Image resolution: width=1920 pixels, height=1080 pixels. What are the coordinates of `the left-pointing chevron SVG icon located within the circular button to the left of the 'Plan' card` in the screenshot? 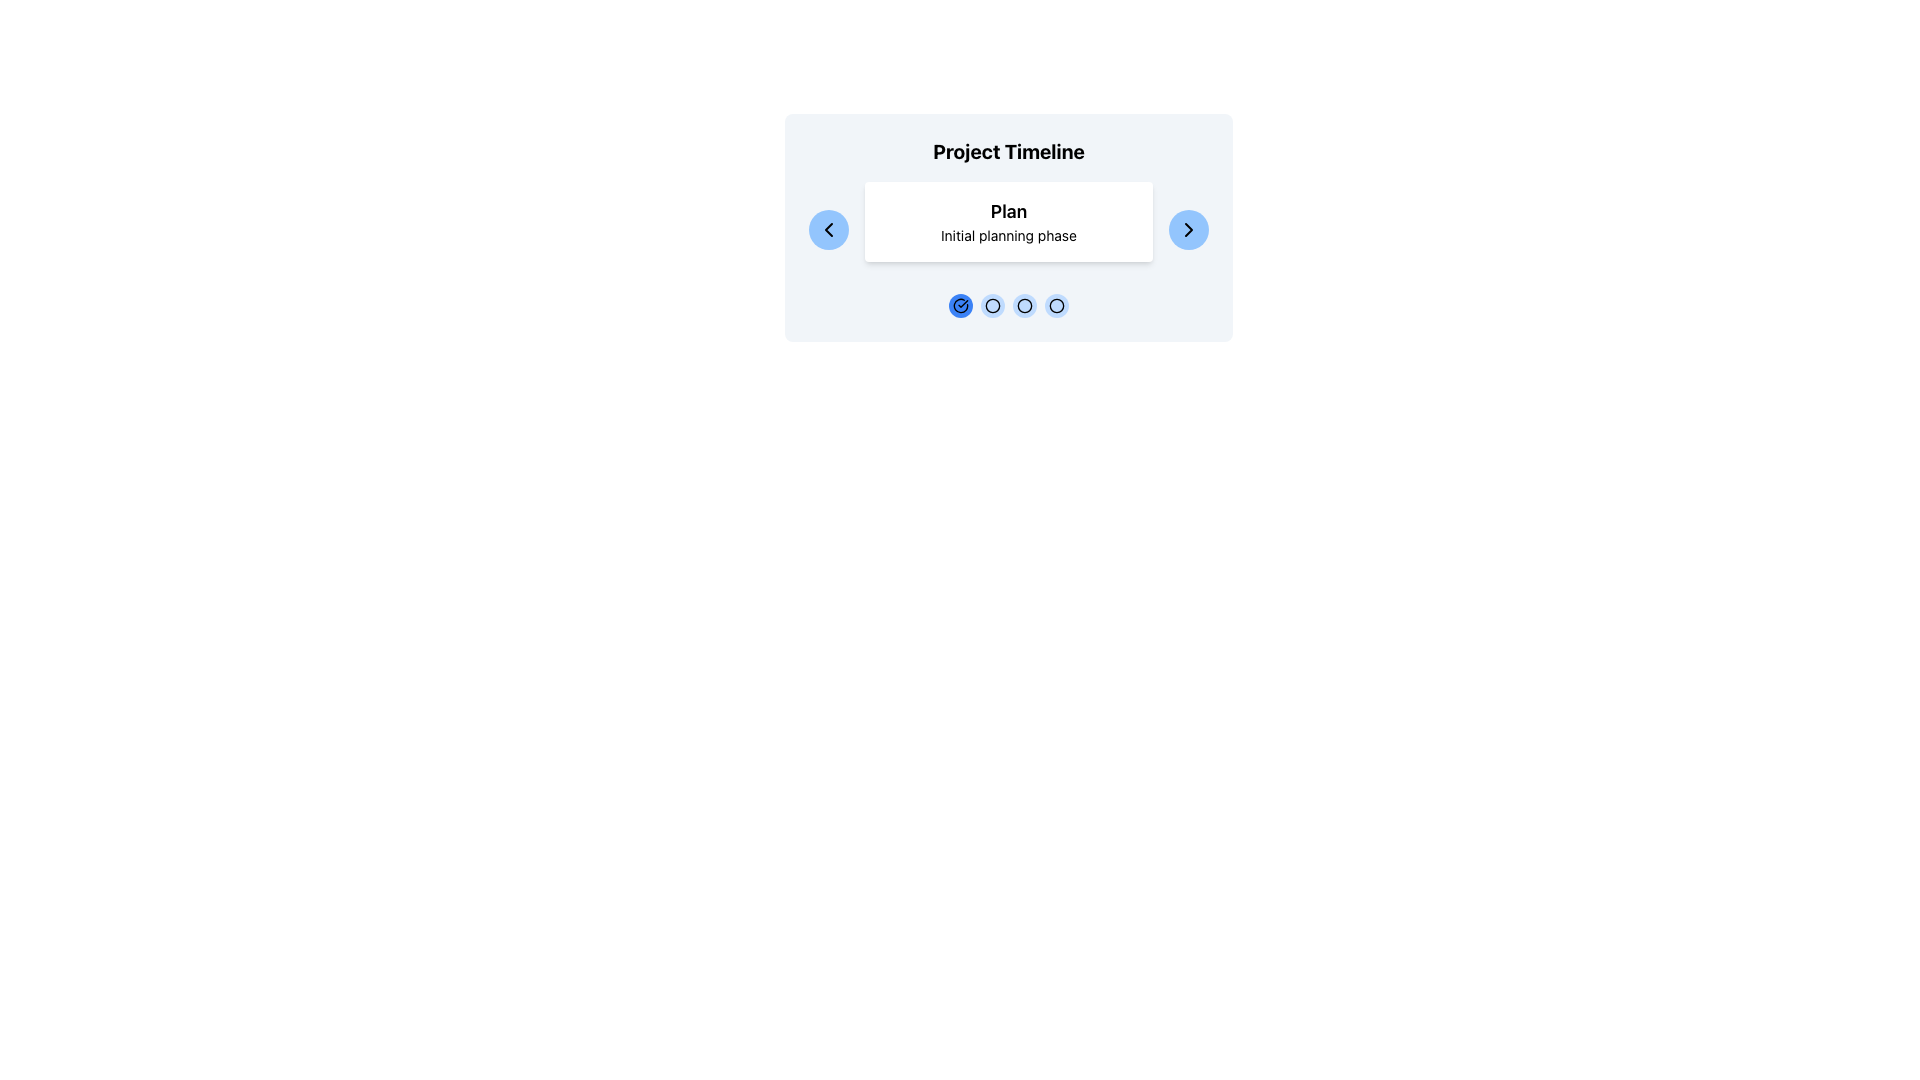 It's located at (829, 229).